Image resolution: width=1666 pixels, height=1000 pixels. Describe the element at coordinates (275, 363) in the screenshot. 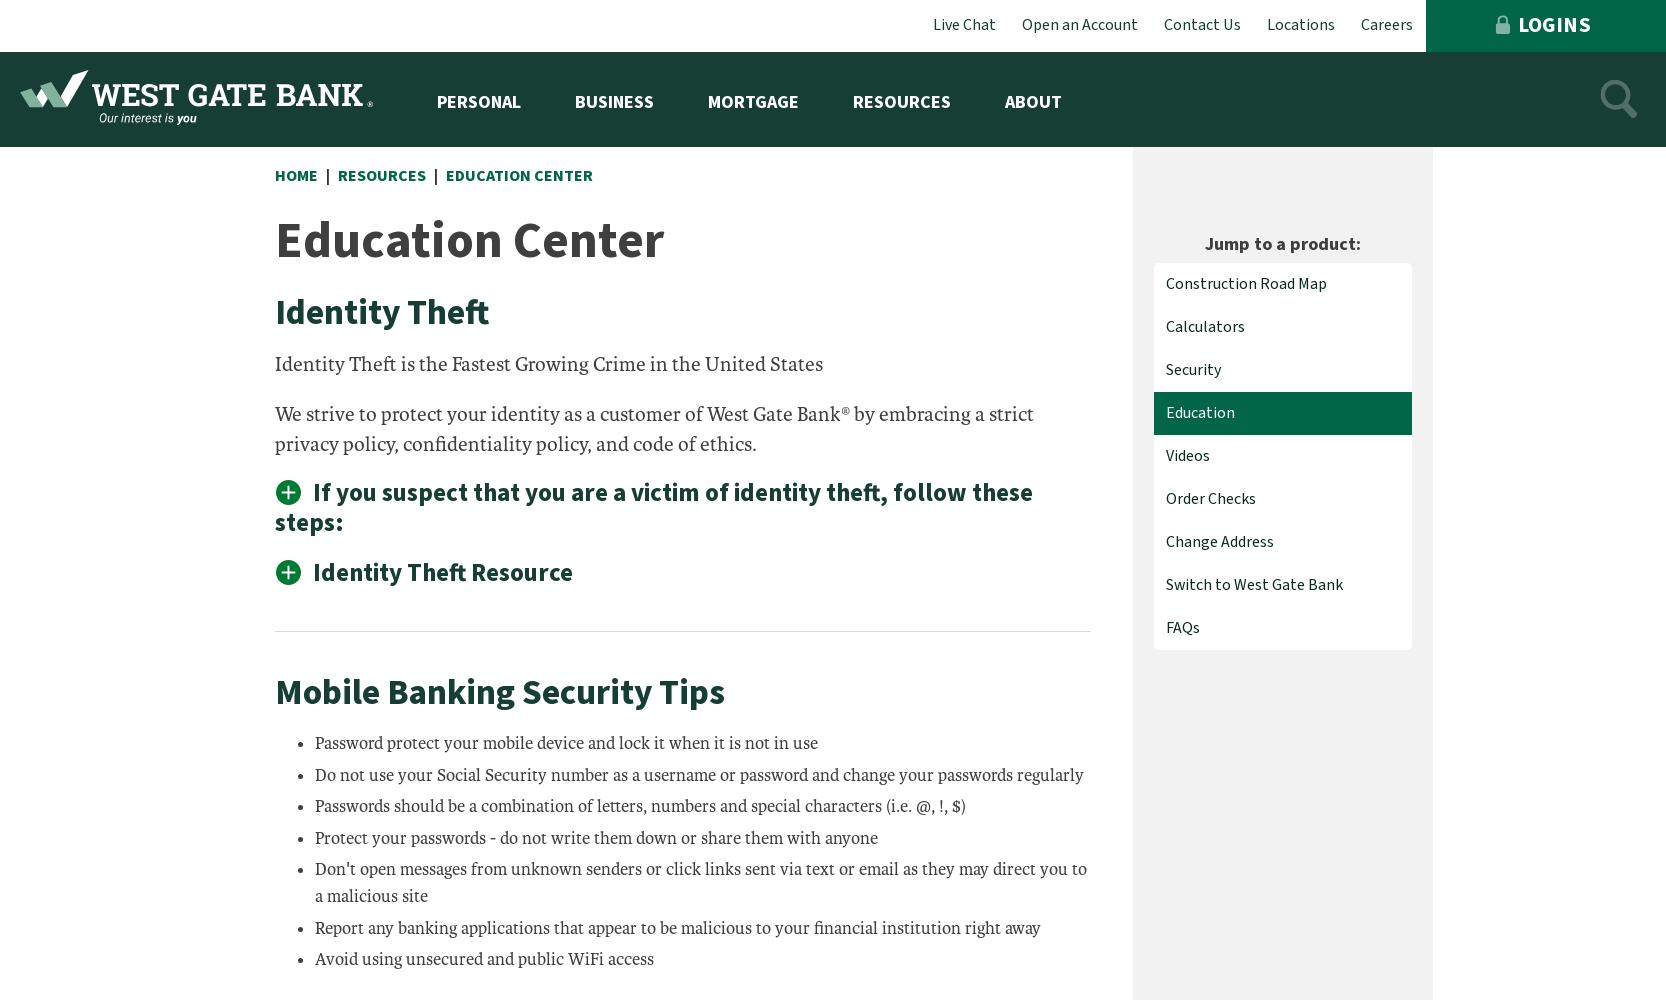

I see `'Identity Theft is the Fastest Growing Crime in the United States'` at that location.